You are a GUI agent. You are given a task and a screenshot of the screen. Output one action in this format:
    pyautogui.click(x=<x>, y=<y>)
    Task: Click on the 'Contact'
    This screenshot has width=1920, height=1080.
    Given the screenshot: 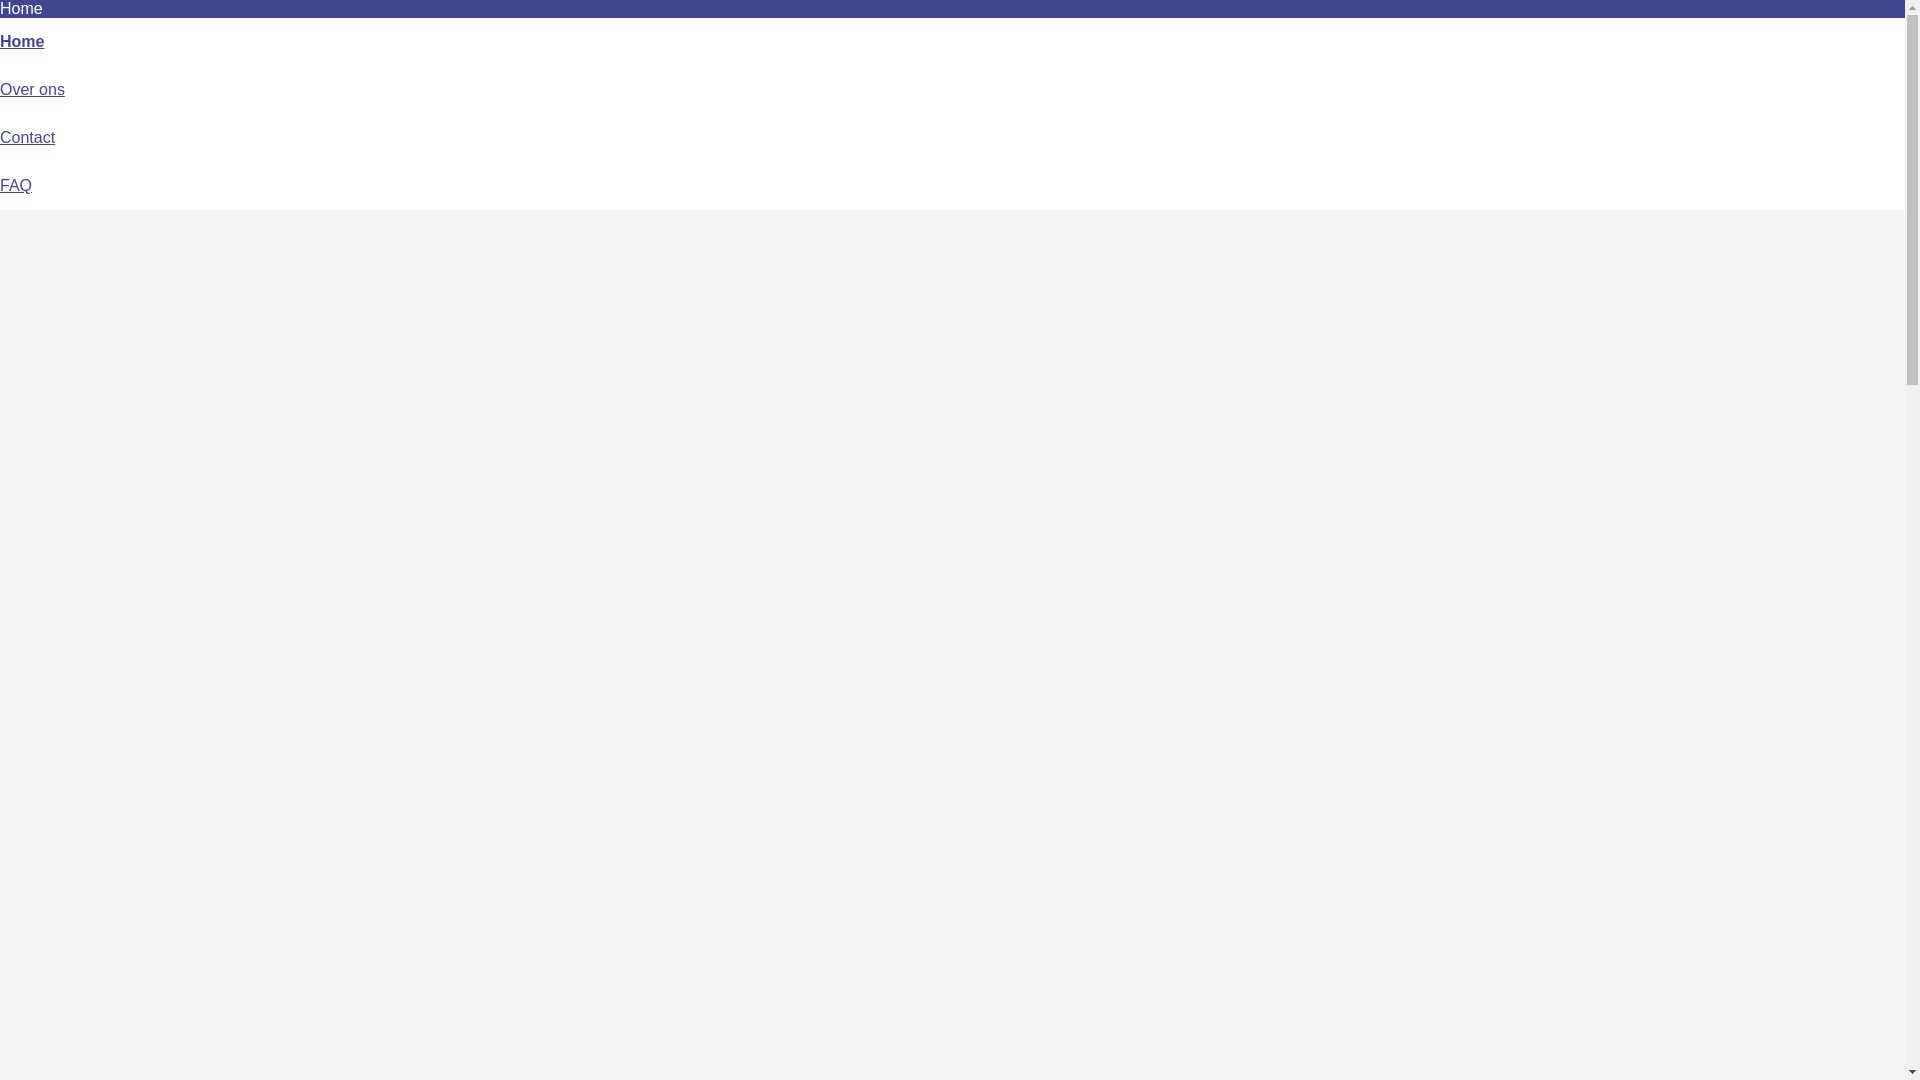 What is the action you would take?
    pyautogui.click(x=27, y=136)
    